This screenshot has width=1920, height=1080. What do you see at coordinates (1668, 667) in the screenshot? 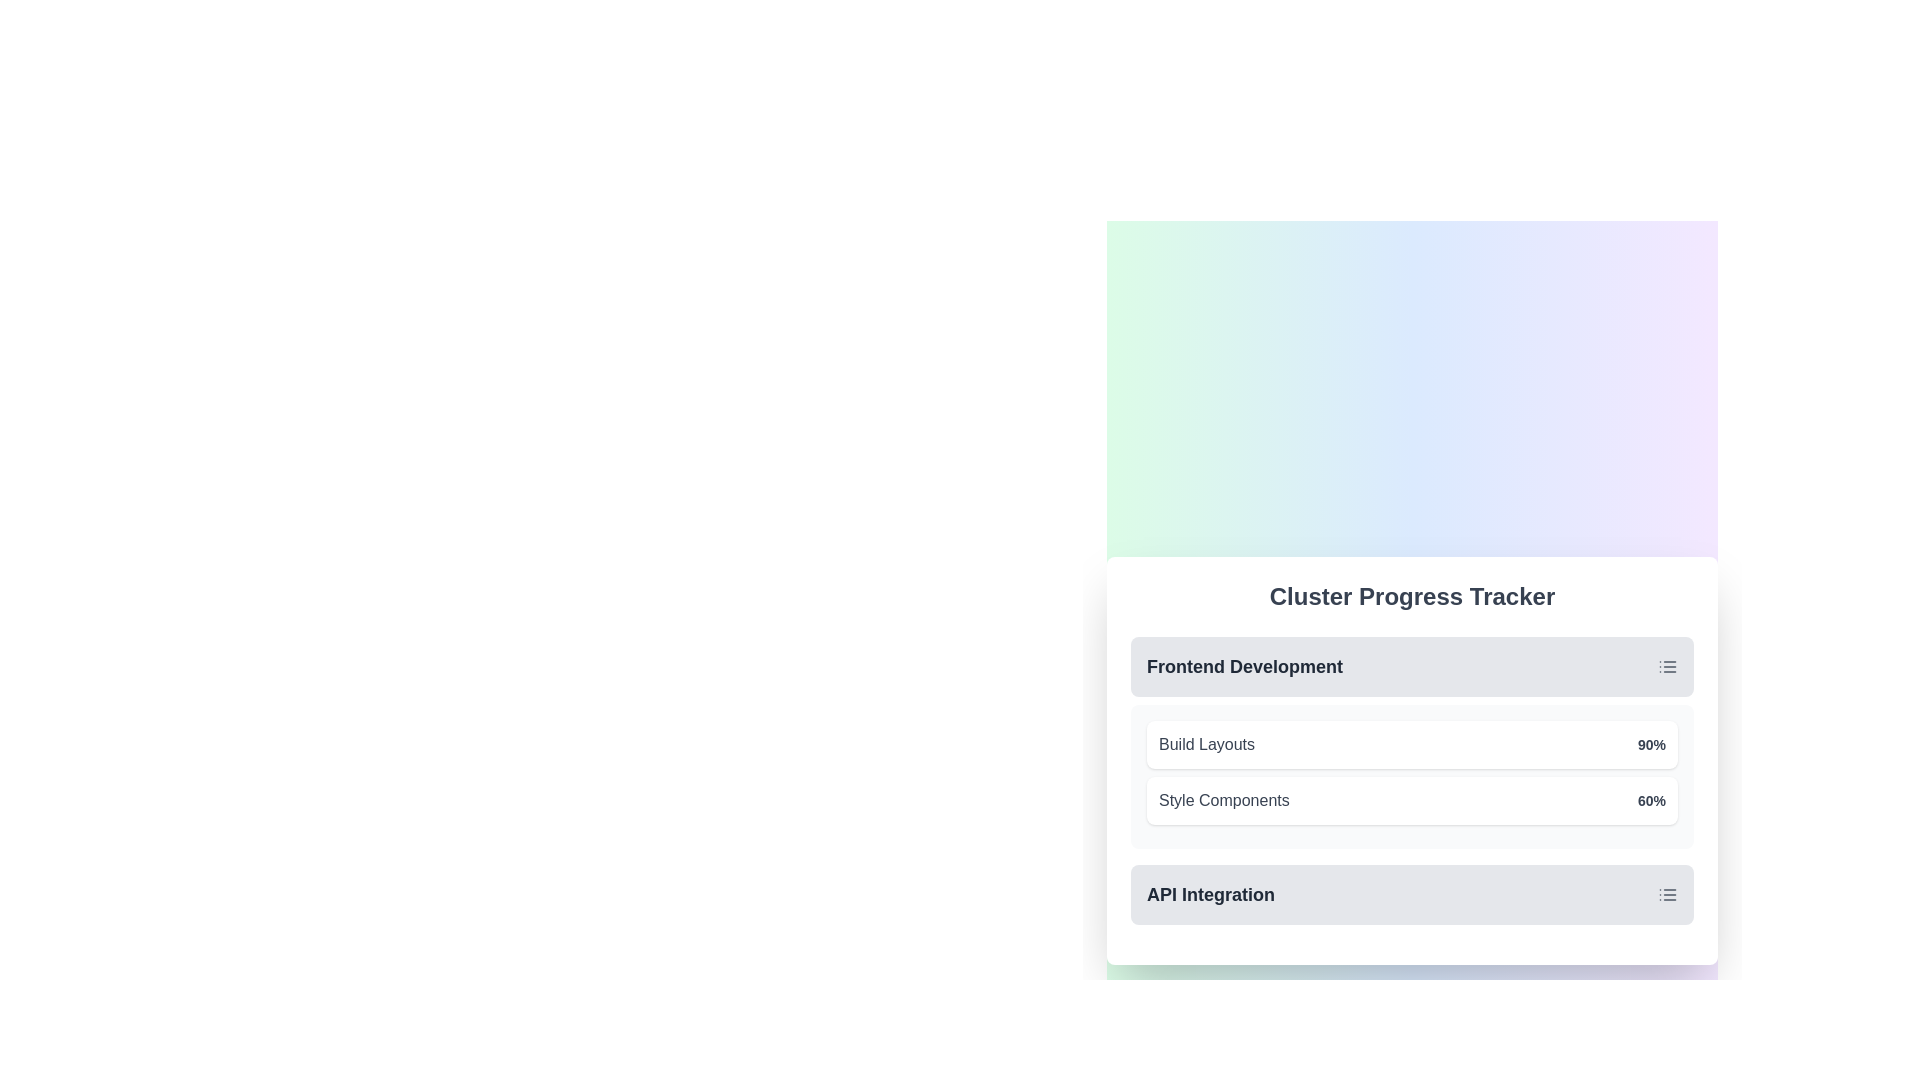
I see `the icon representing the menu or options toggle for the 'Frontend Development' section` at bounding box center [1668, 667].